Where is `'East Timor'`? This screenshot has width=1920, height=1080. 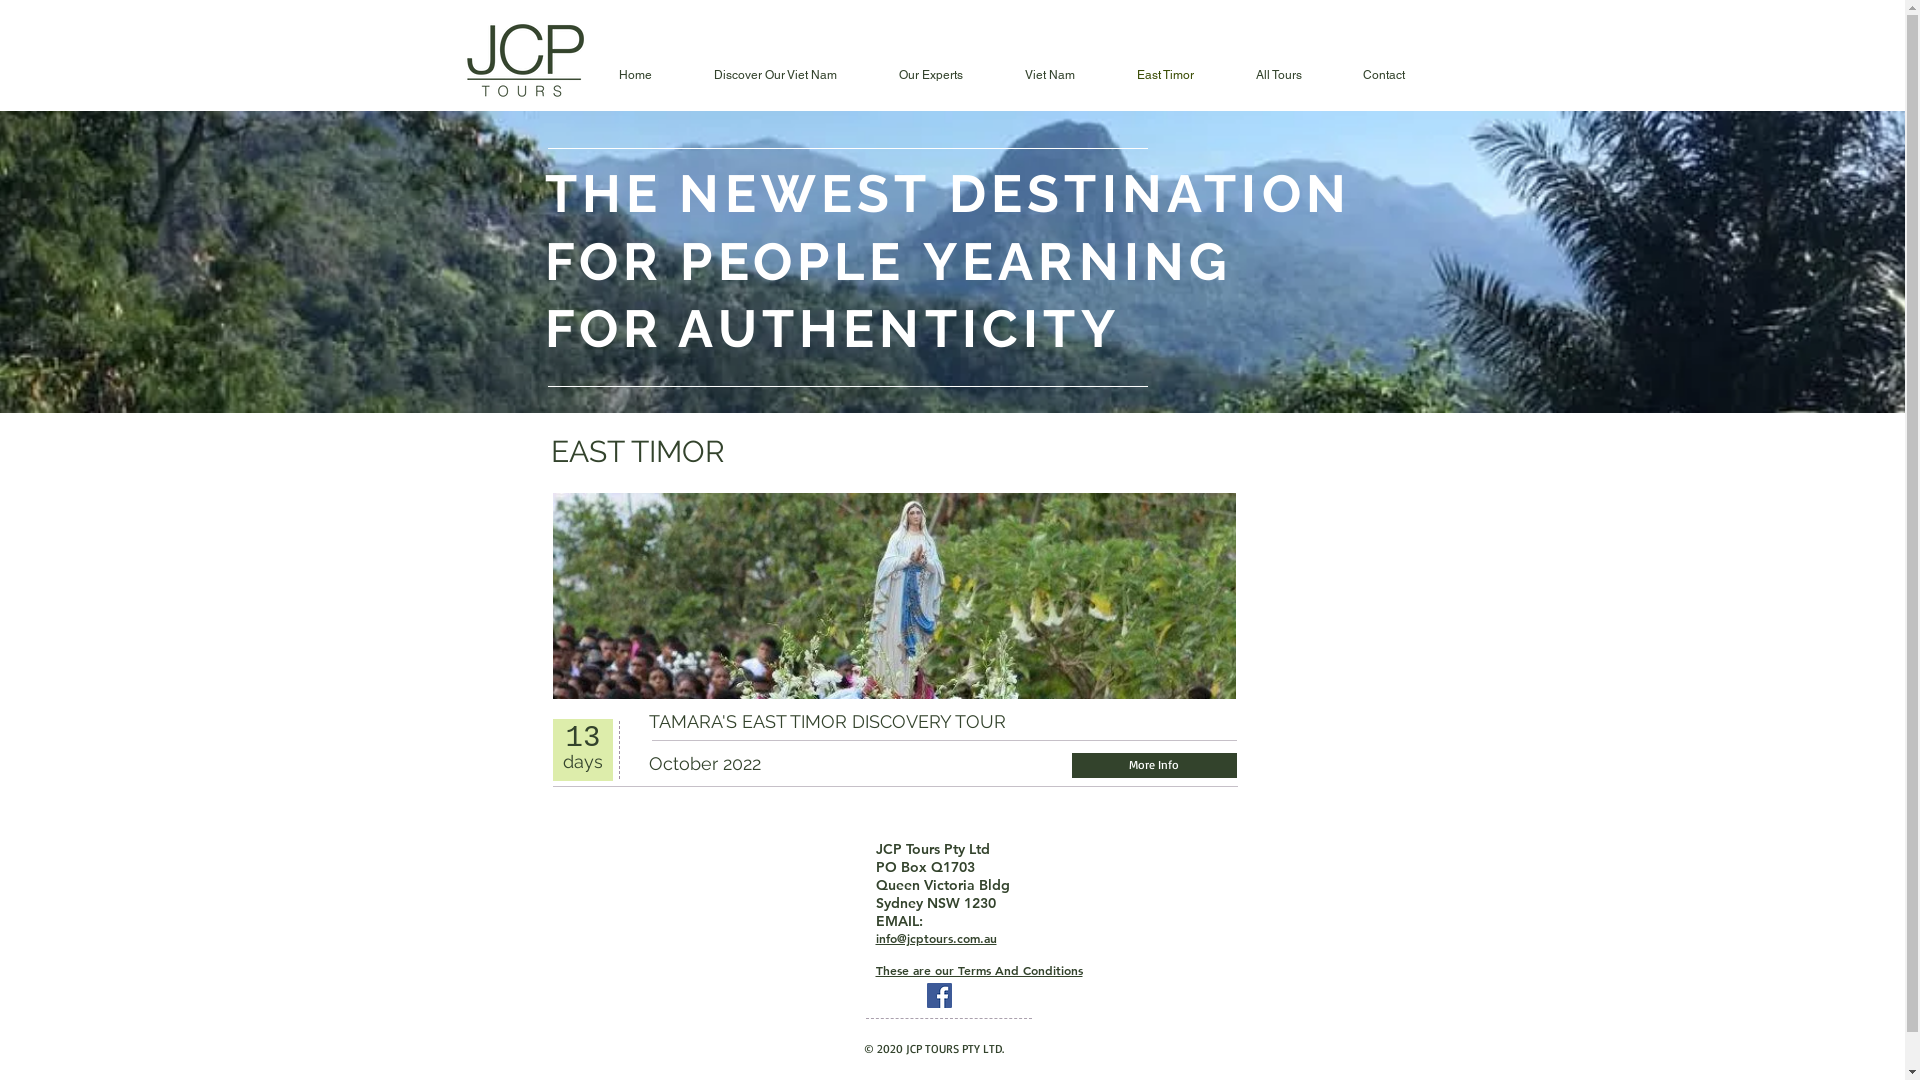 'East Timor' is located at coordinates (1165, 74).